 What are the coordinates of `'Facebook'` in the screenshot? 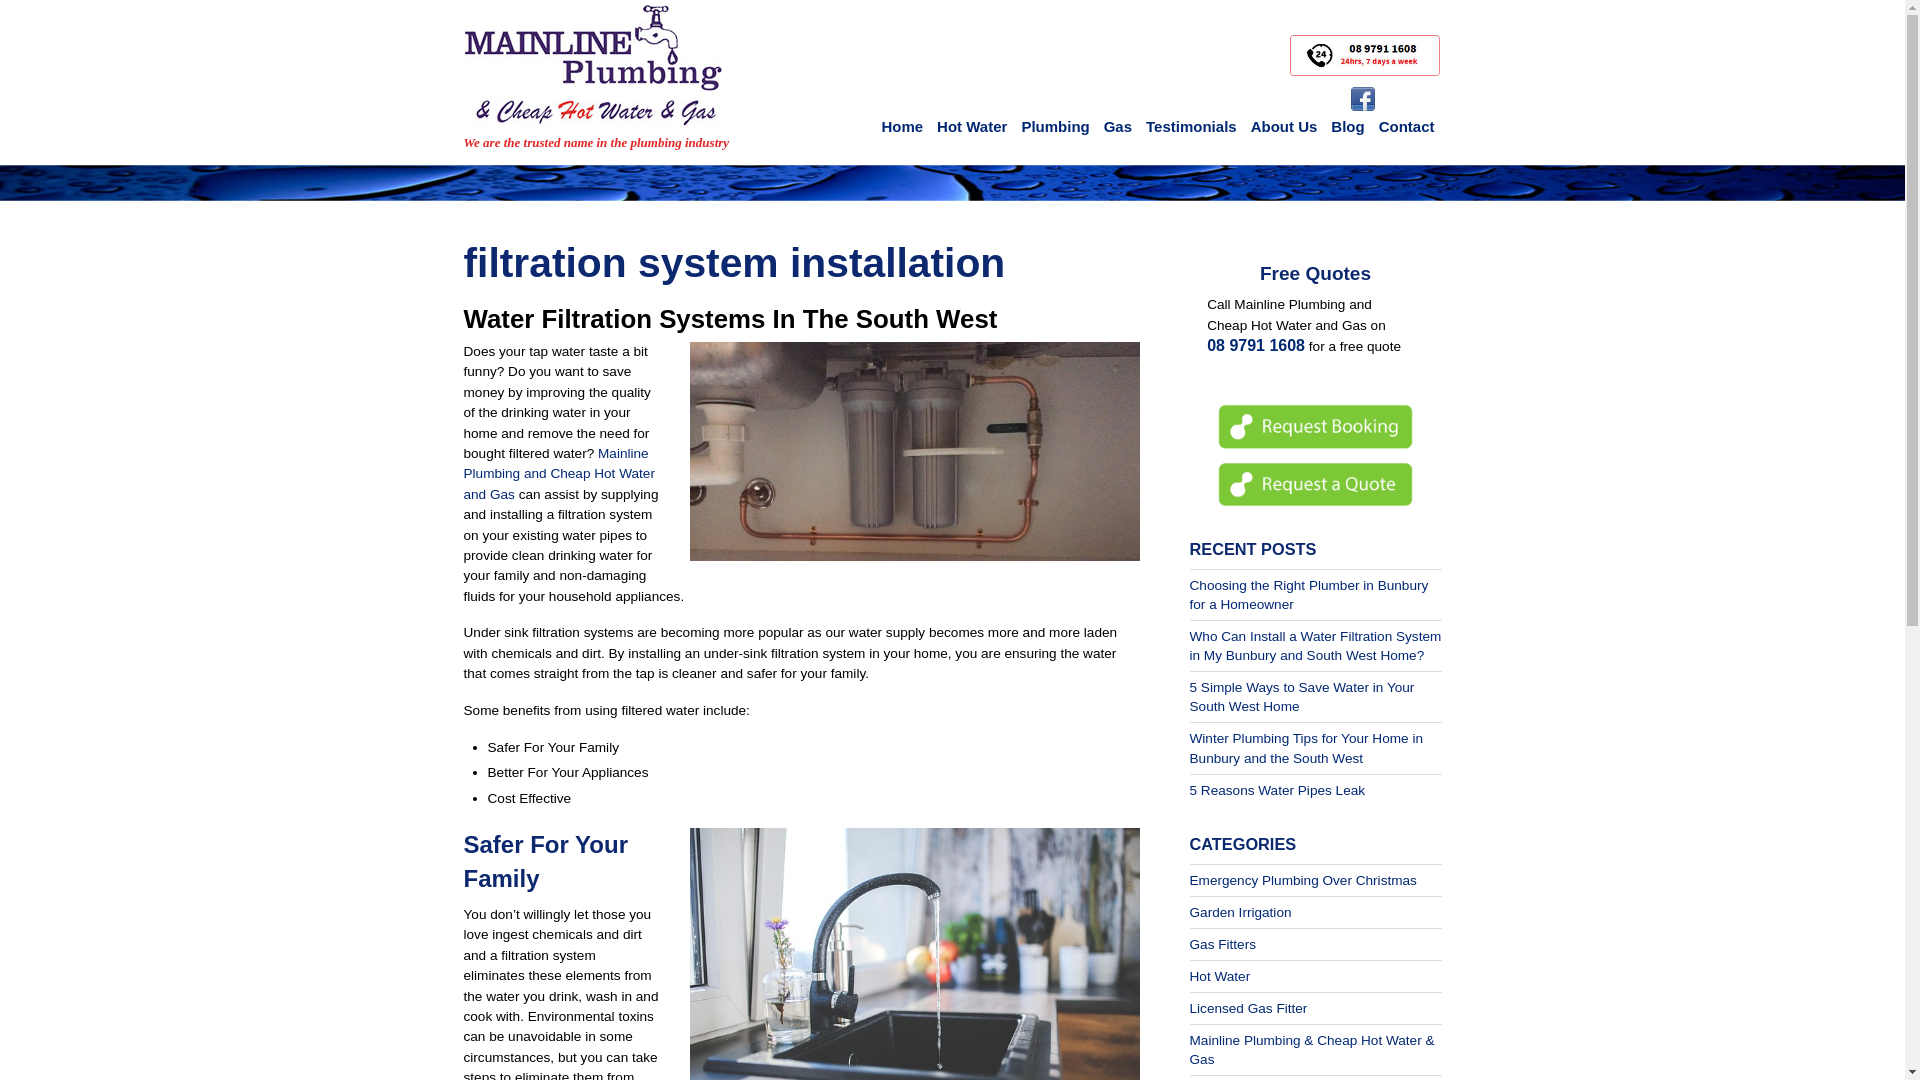 It's located at (1361, 99).